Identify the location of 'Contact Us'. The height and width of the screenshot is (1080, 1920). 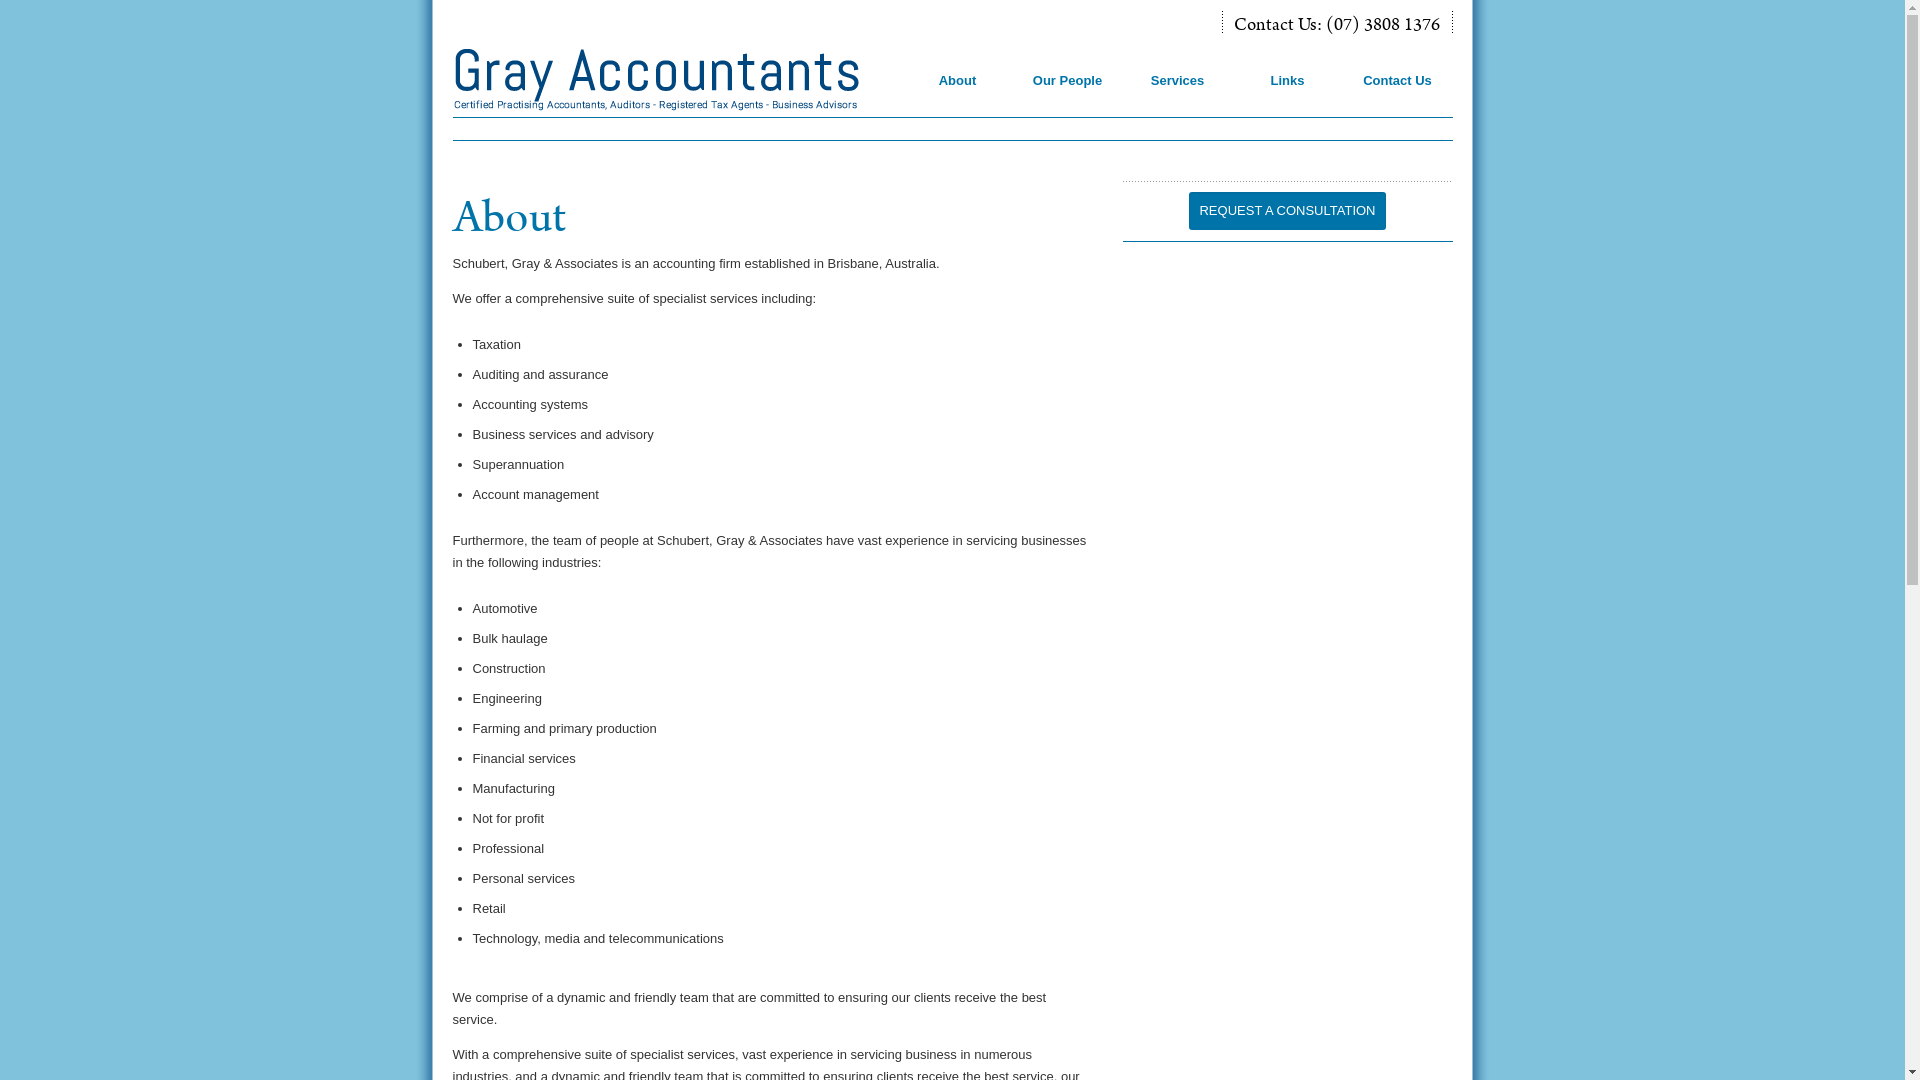
(1398, 95).